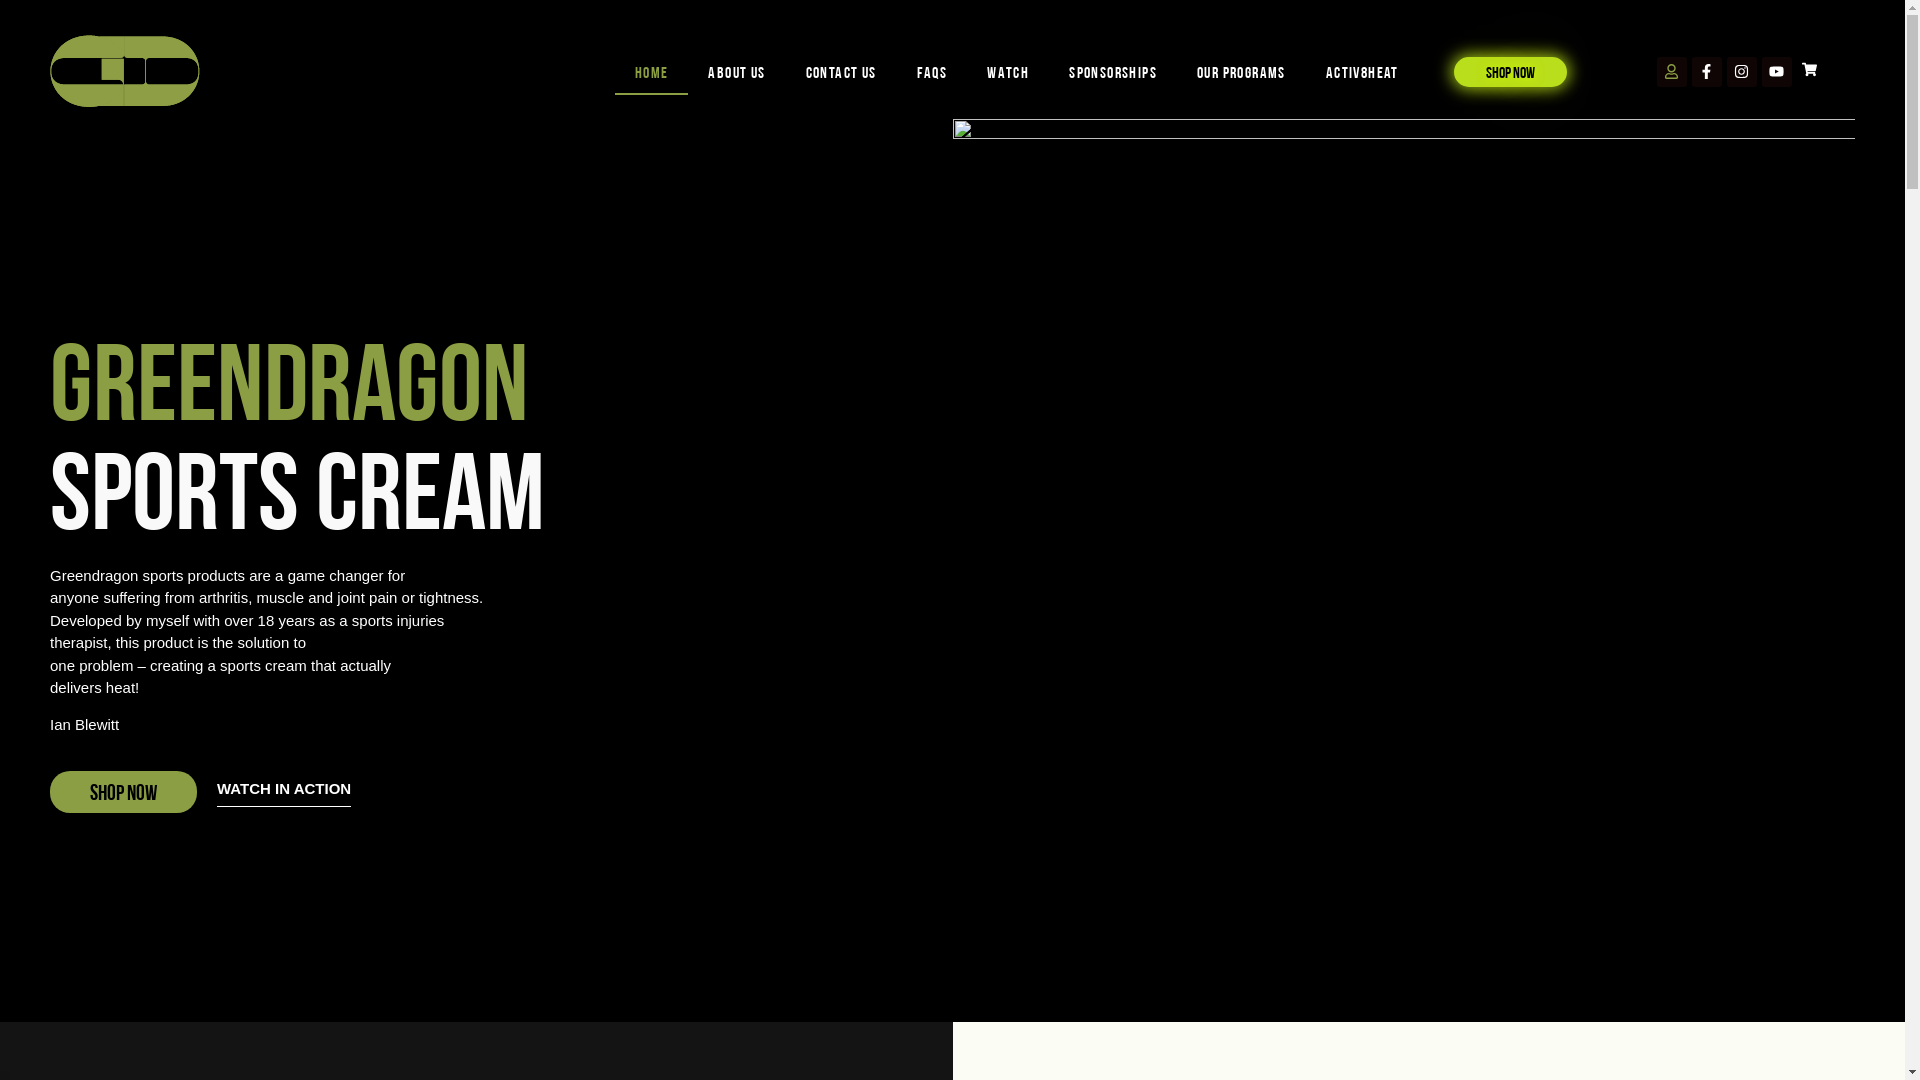 The height and width of the screenshot is (1080, 1920). Describe the element at coordinates (1112, 69) in the screenshot. I see `'SPONSORSHIPS'` at that location.